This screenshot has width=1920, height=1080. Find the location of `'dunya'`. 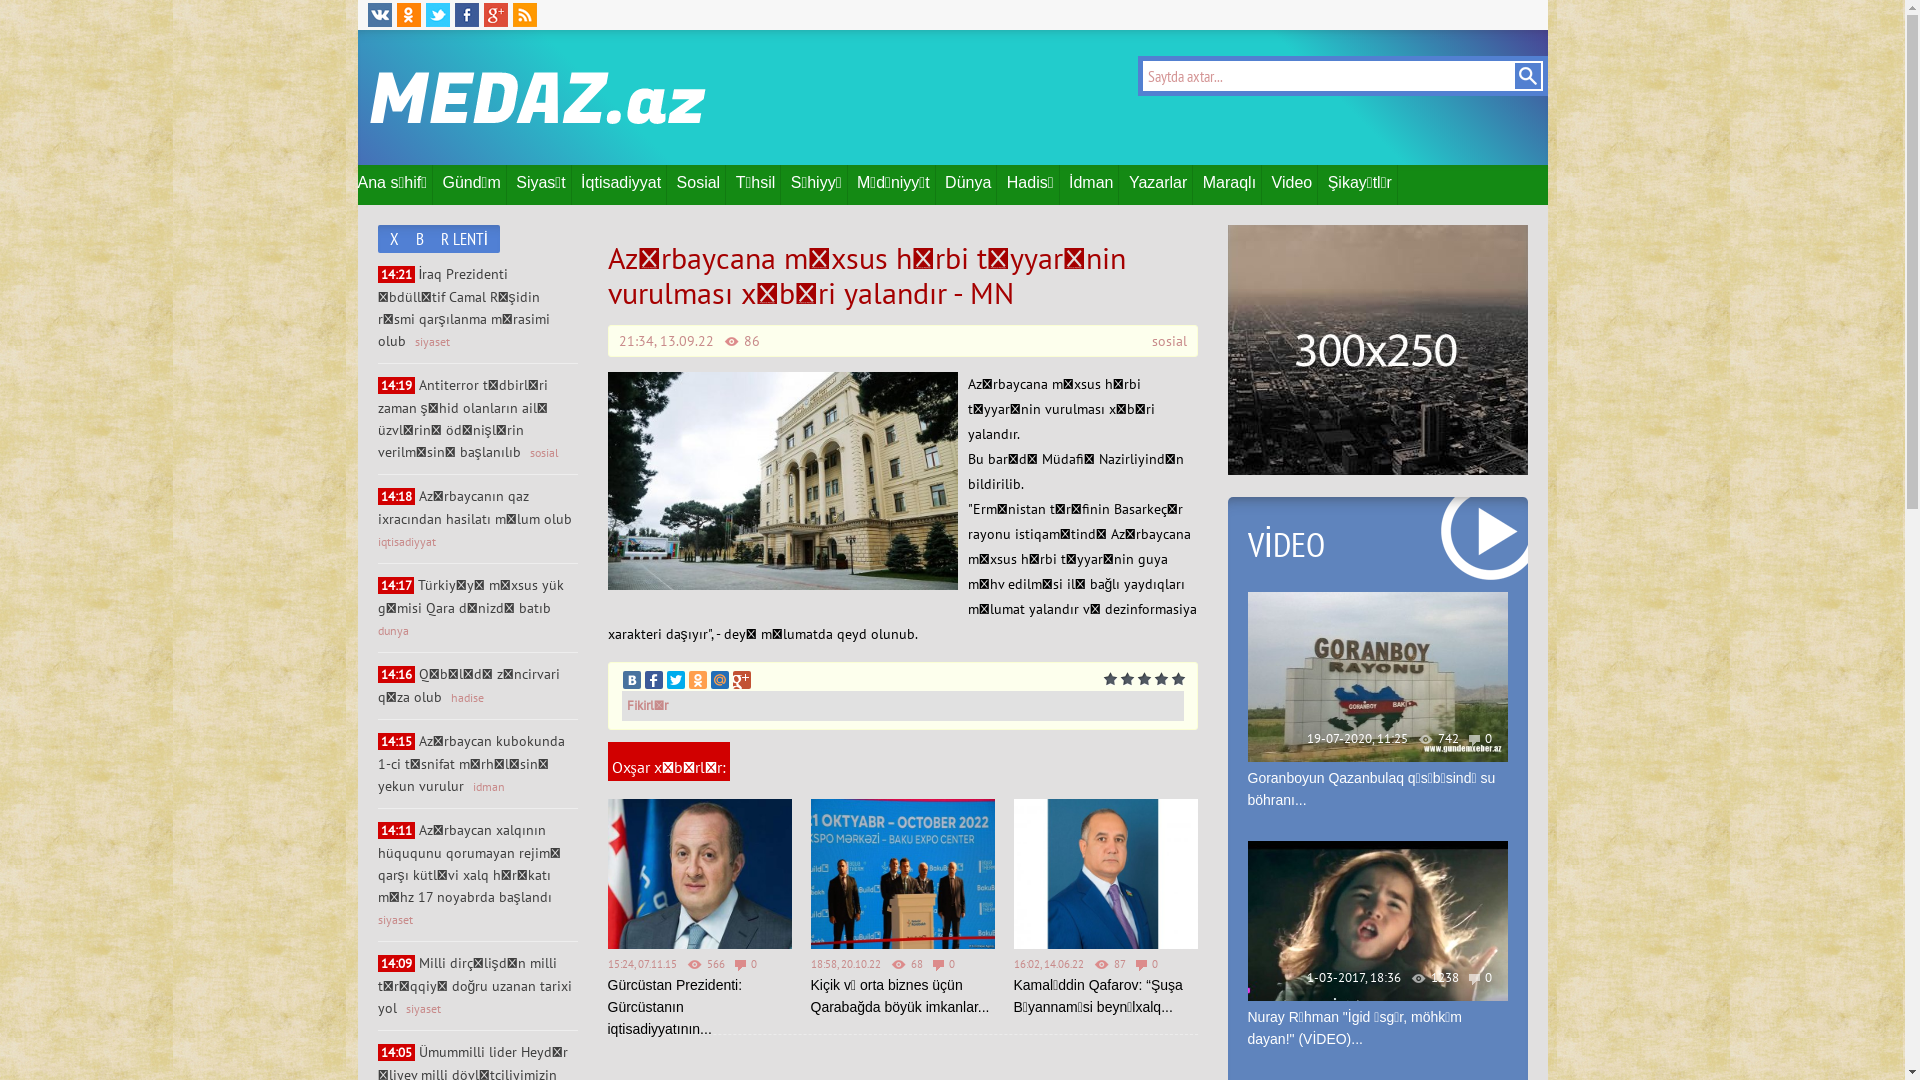

'dunya' is located at coordinates (393, 630).